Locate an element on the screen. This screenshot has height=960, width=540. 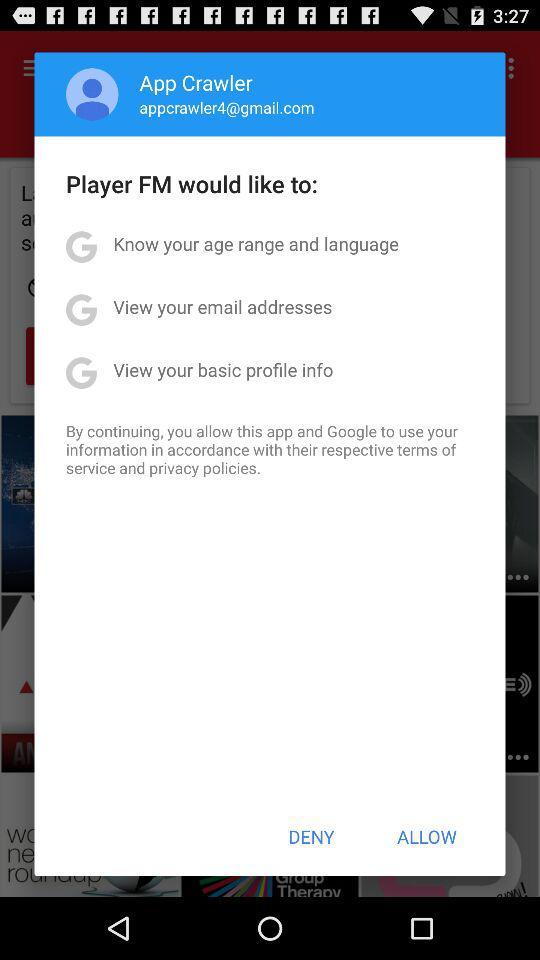
item above the view your email icon is located at coordinates (256, 242).